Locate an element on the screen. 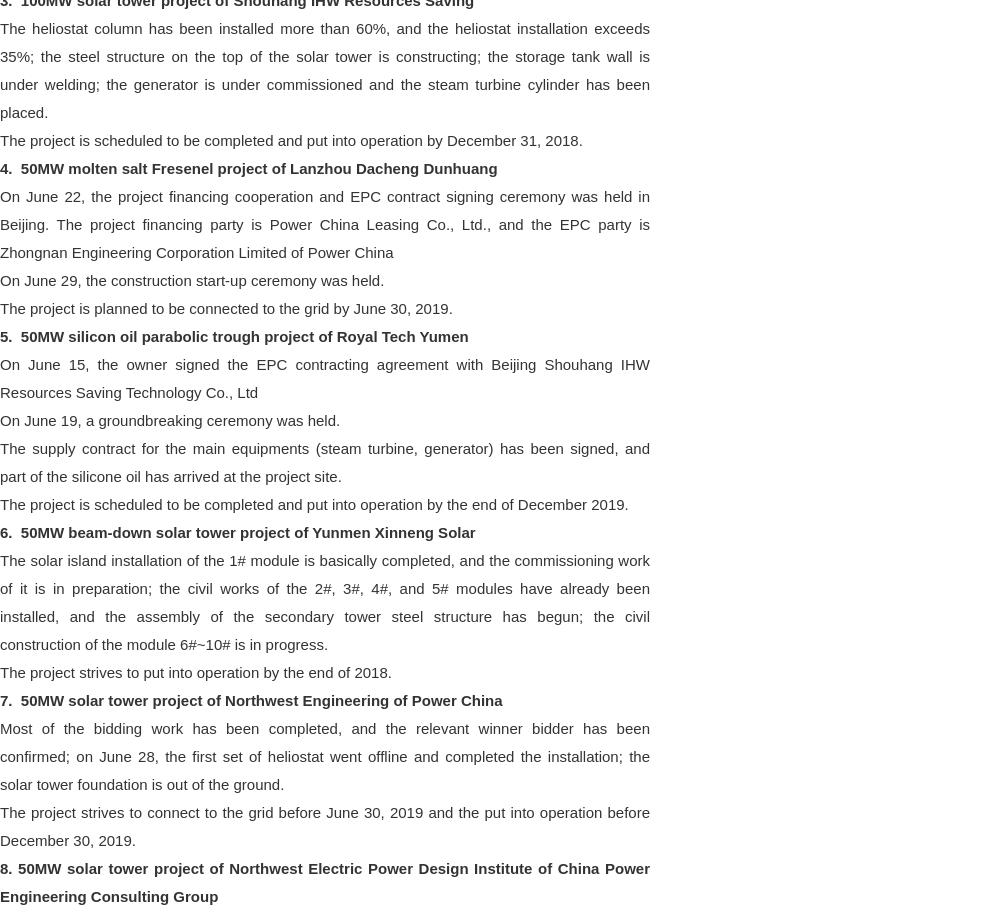  '5.  50MW silicon oil parabolic trough project of Royal Tech Yumen' is located at coordinates (235, 335).